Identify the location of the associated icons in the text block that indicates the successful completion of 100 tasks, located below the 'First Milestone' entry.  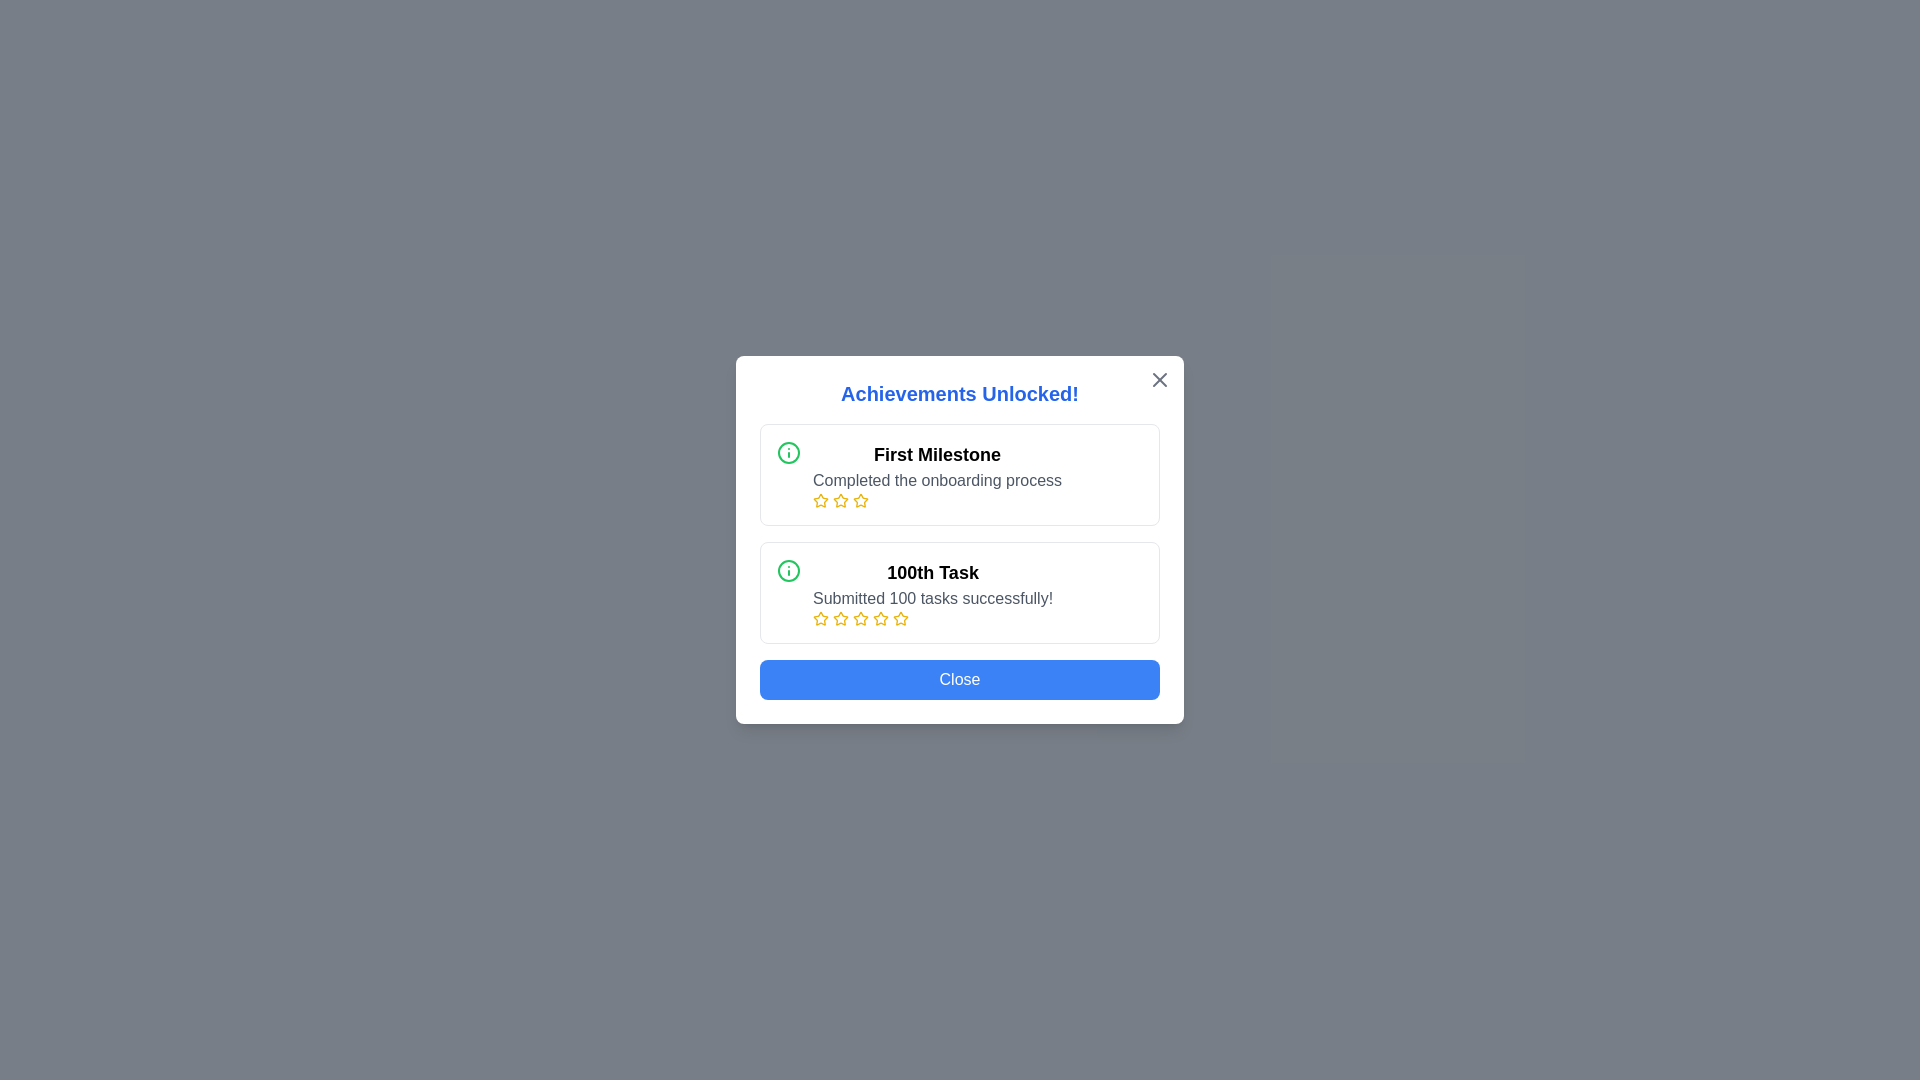
(932, 592).